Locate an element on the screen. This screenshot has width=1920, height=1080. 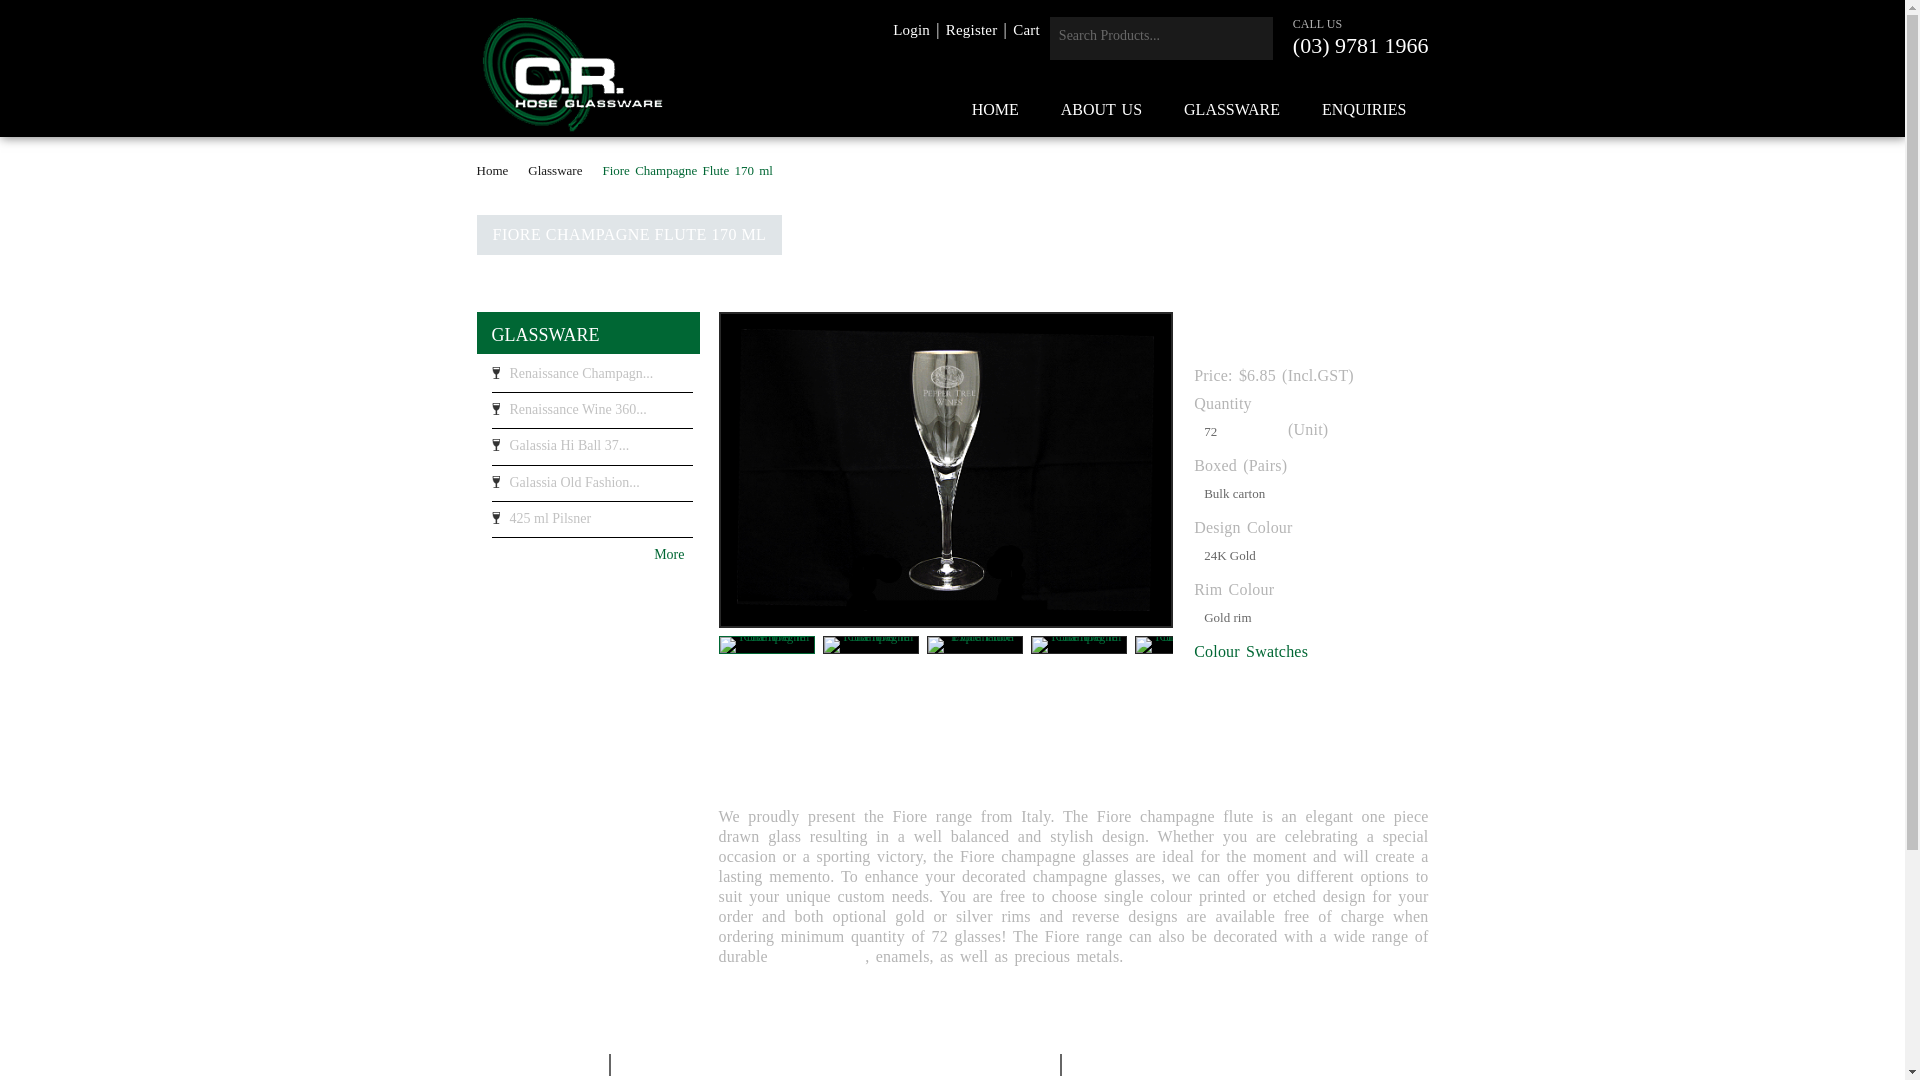
'Renaissance Champagn...' is located at coordinates (491, 378).